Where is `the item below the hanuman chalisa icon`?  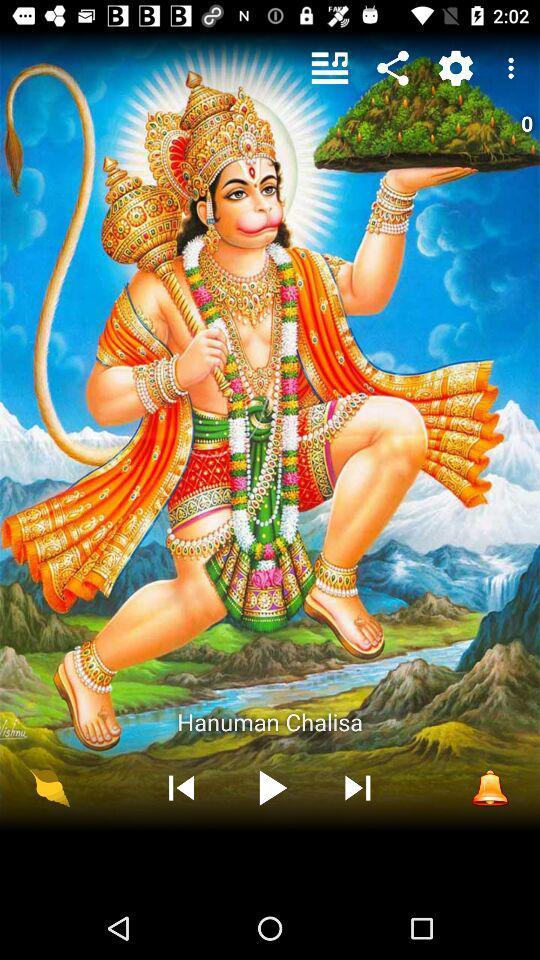 the item below the hanuman chalisa icon is located at coordinates (269, 788).